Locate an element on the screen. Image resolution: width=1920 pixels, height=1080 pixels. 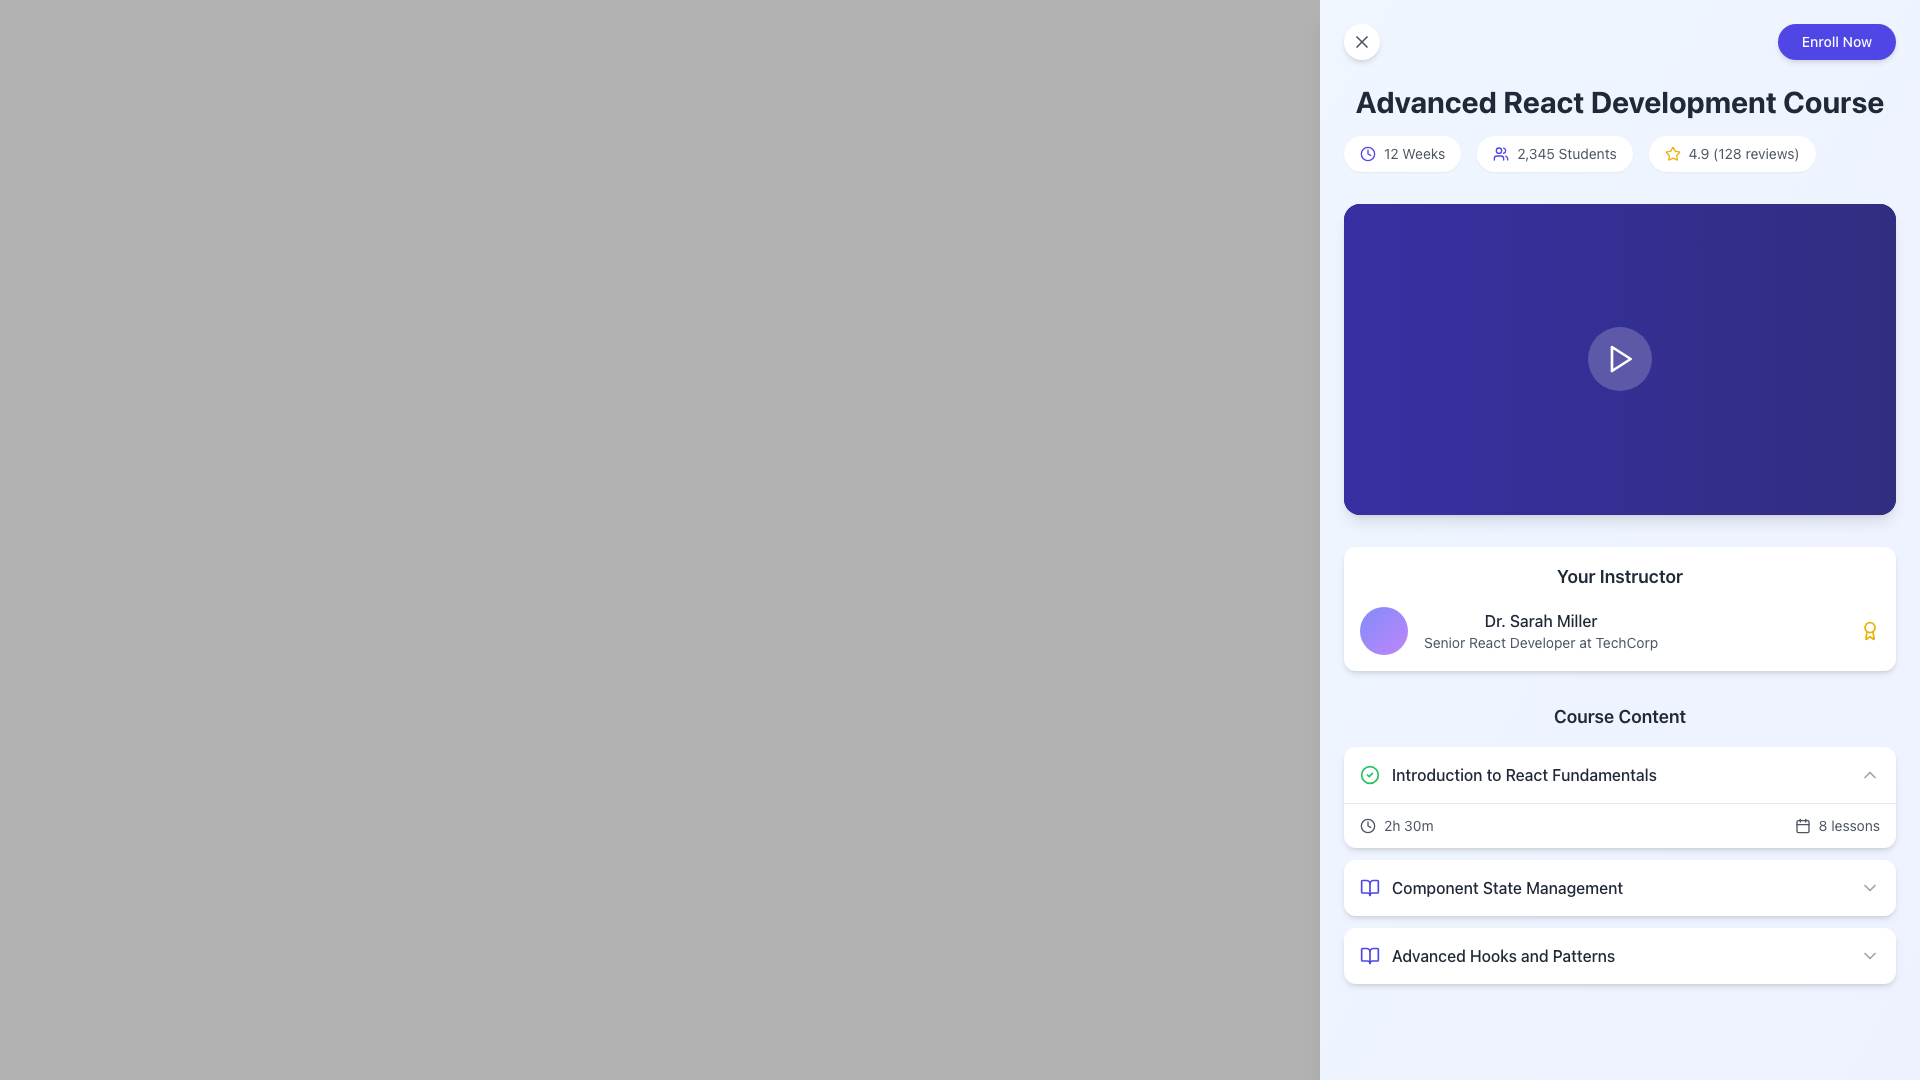
the open book icon with a thin indigo blue outline, located next to the 'Advanced Hooks and Patterns' text in the 'Course Content' section is located at coordinates (1368, 954).